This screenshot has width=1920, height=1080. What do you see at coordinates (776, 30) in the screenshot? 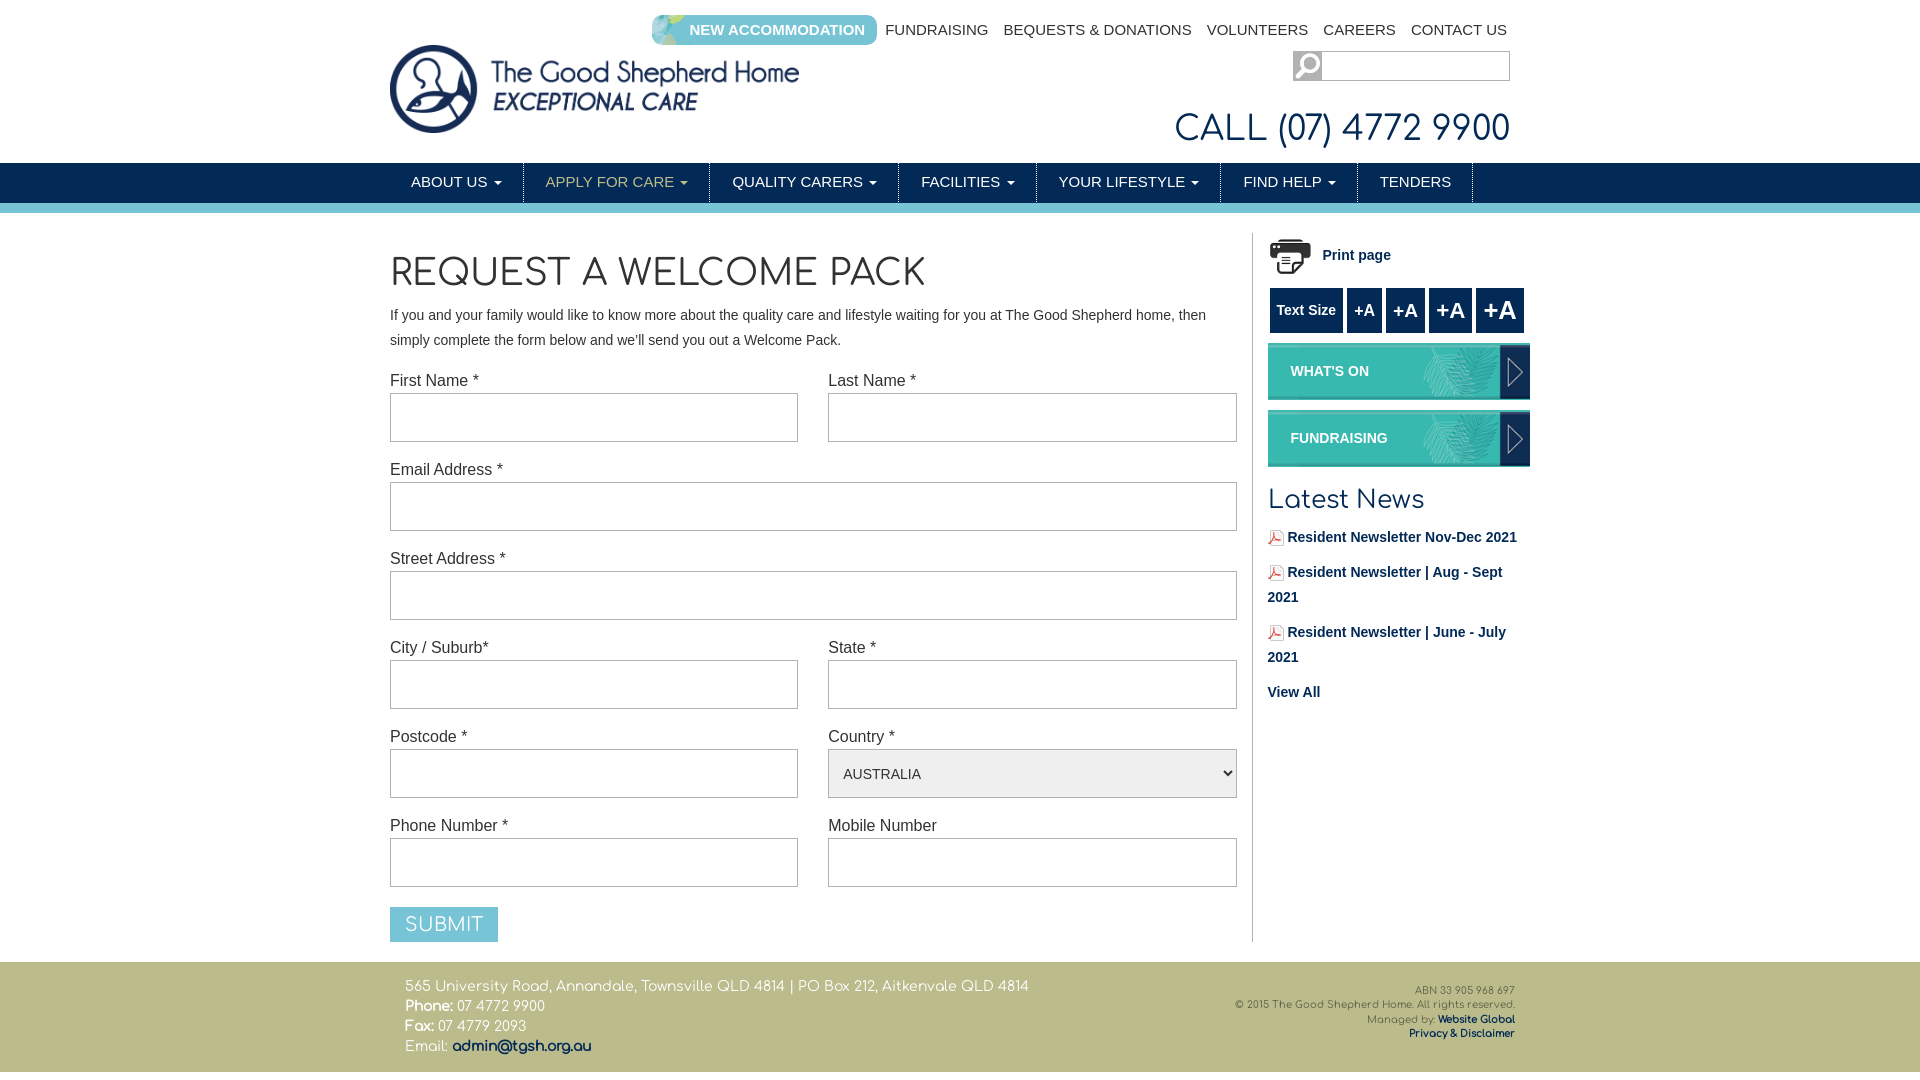
I see `'NEW ACCOMMODATION'` at bounding box center [776, 30].